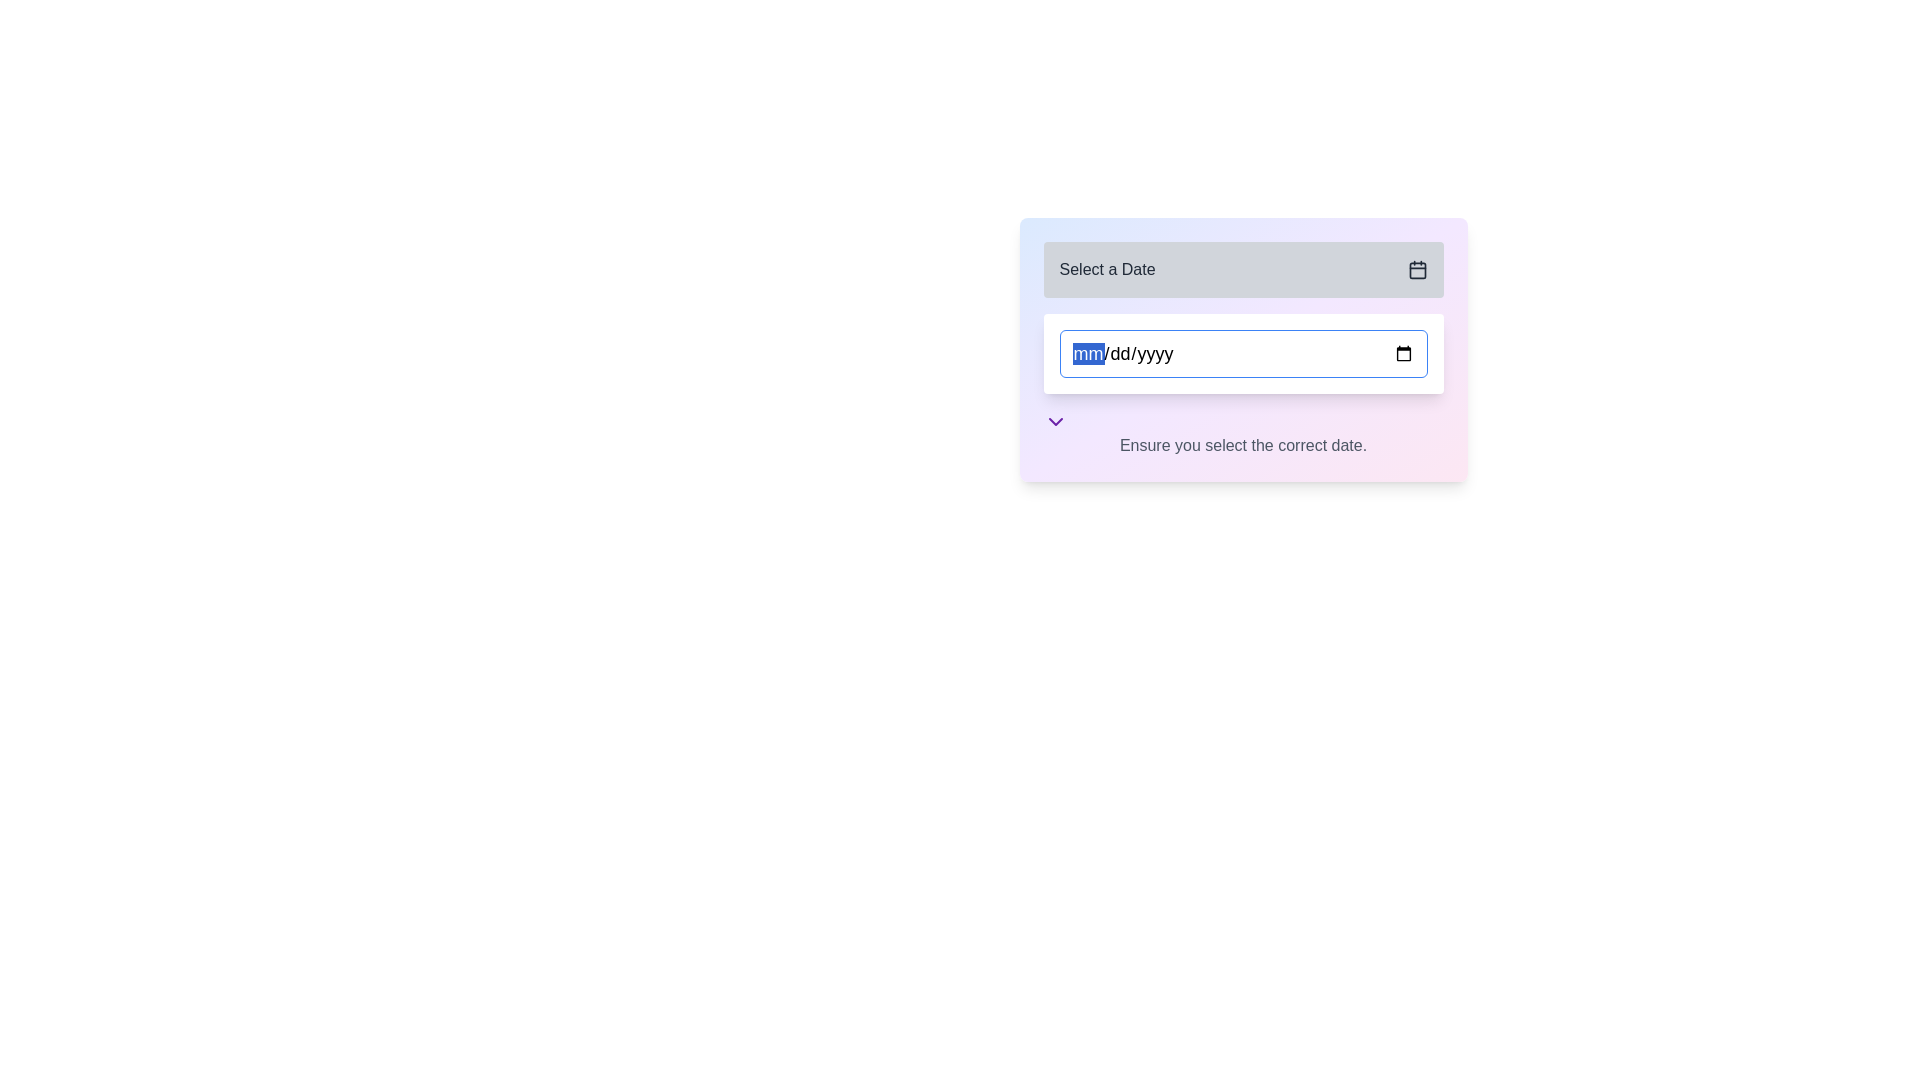 This screenshot has height=1080, width=1920. I want to click on the chevron icon that expands the dropdown menu for the date input functionality, located to the left of the textual note and below the input field, so click(1054, 420).